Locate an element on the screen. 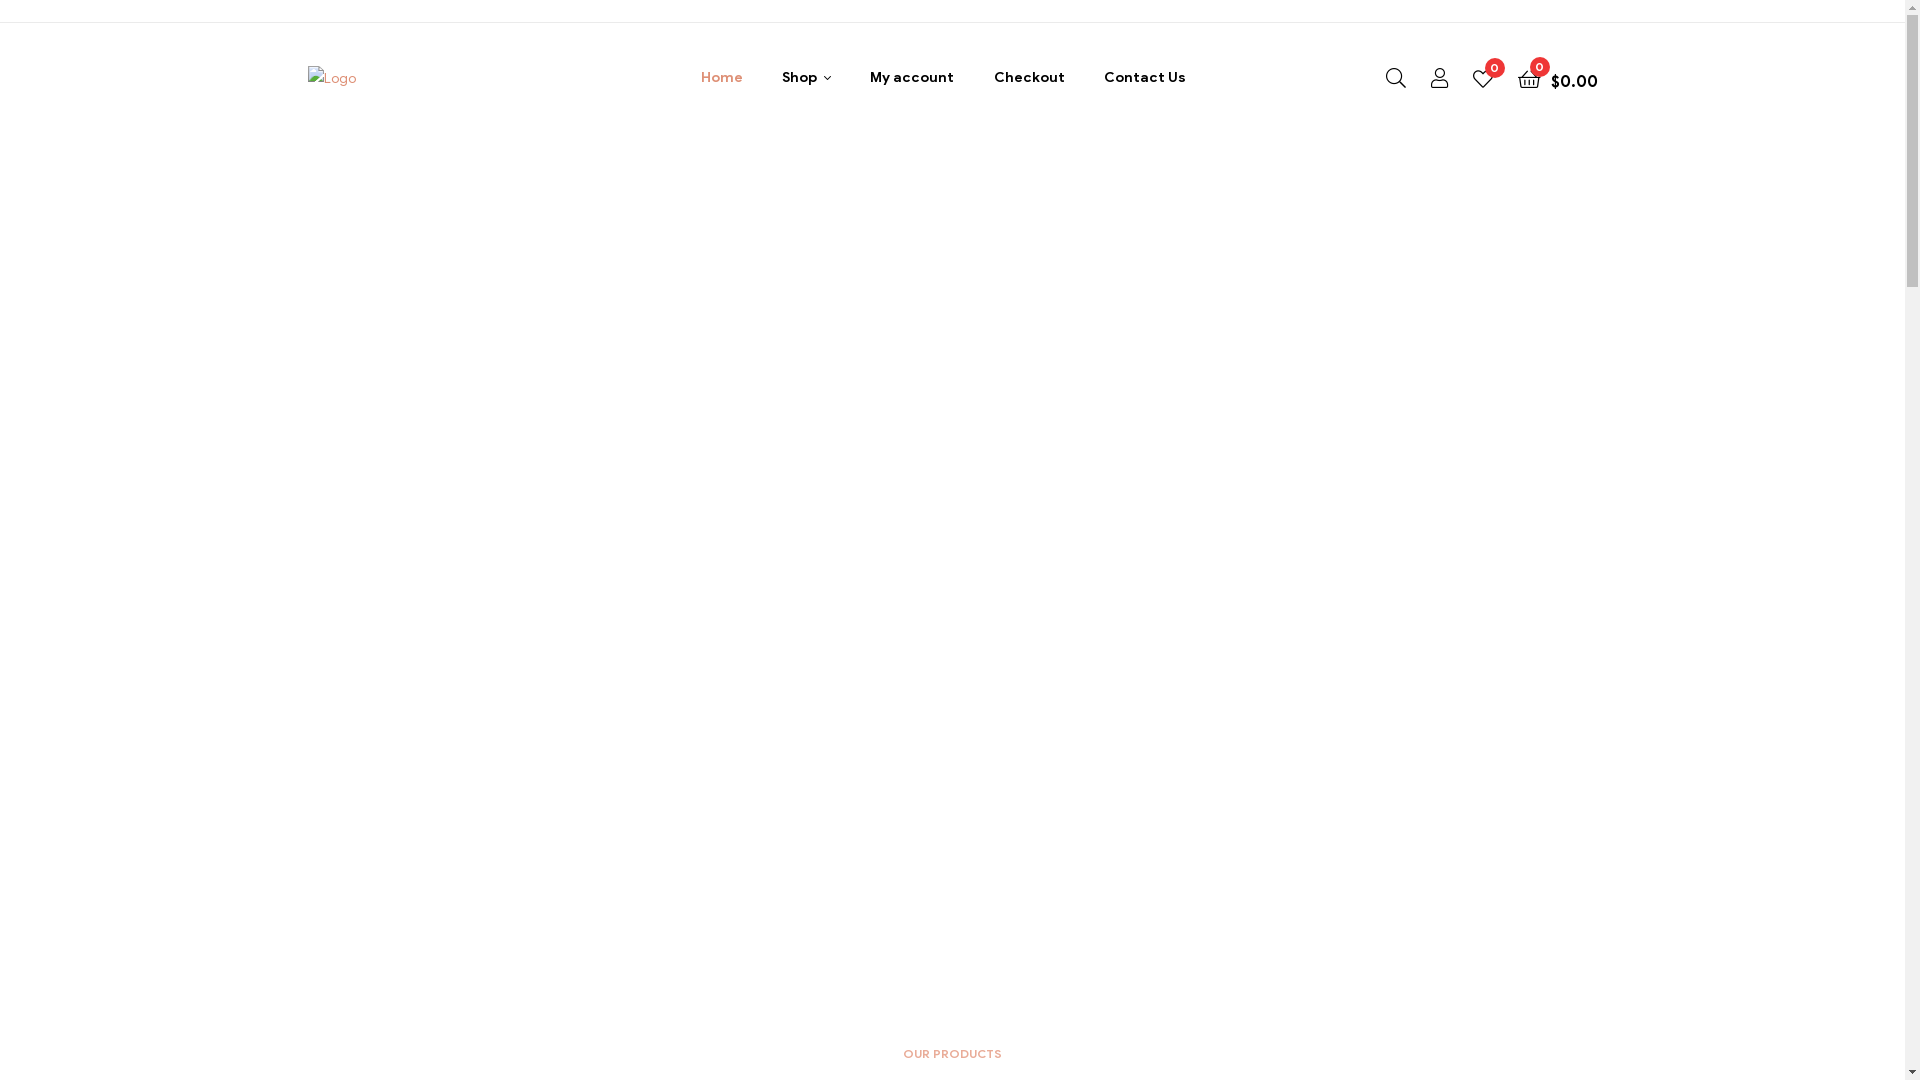 The height and width of the screenshot is (1080, 1920). '0 is located at coordinates (1517, 76).